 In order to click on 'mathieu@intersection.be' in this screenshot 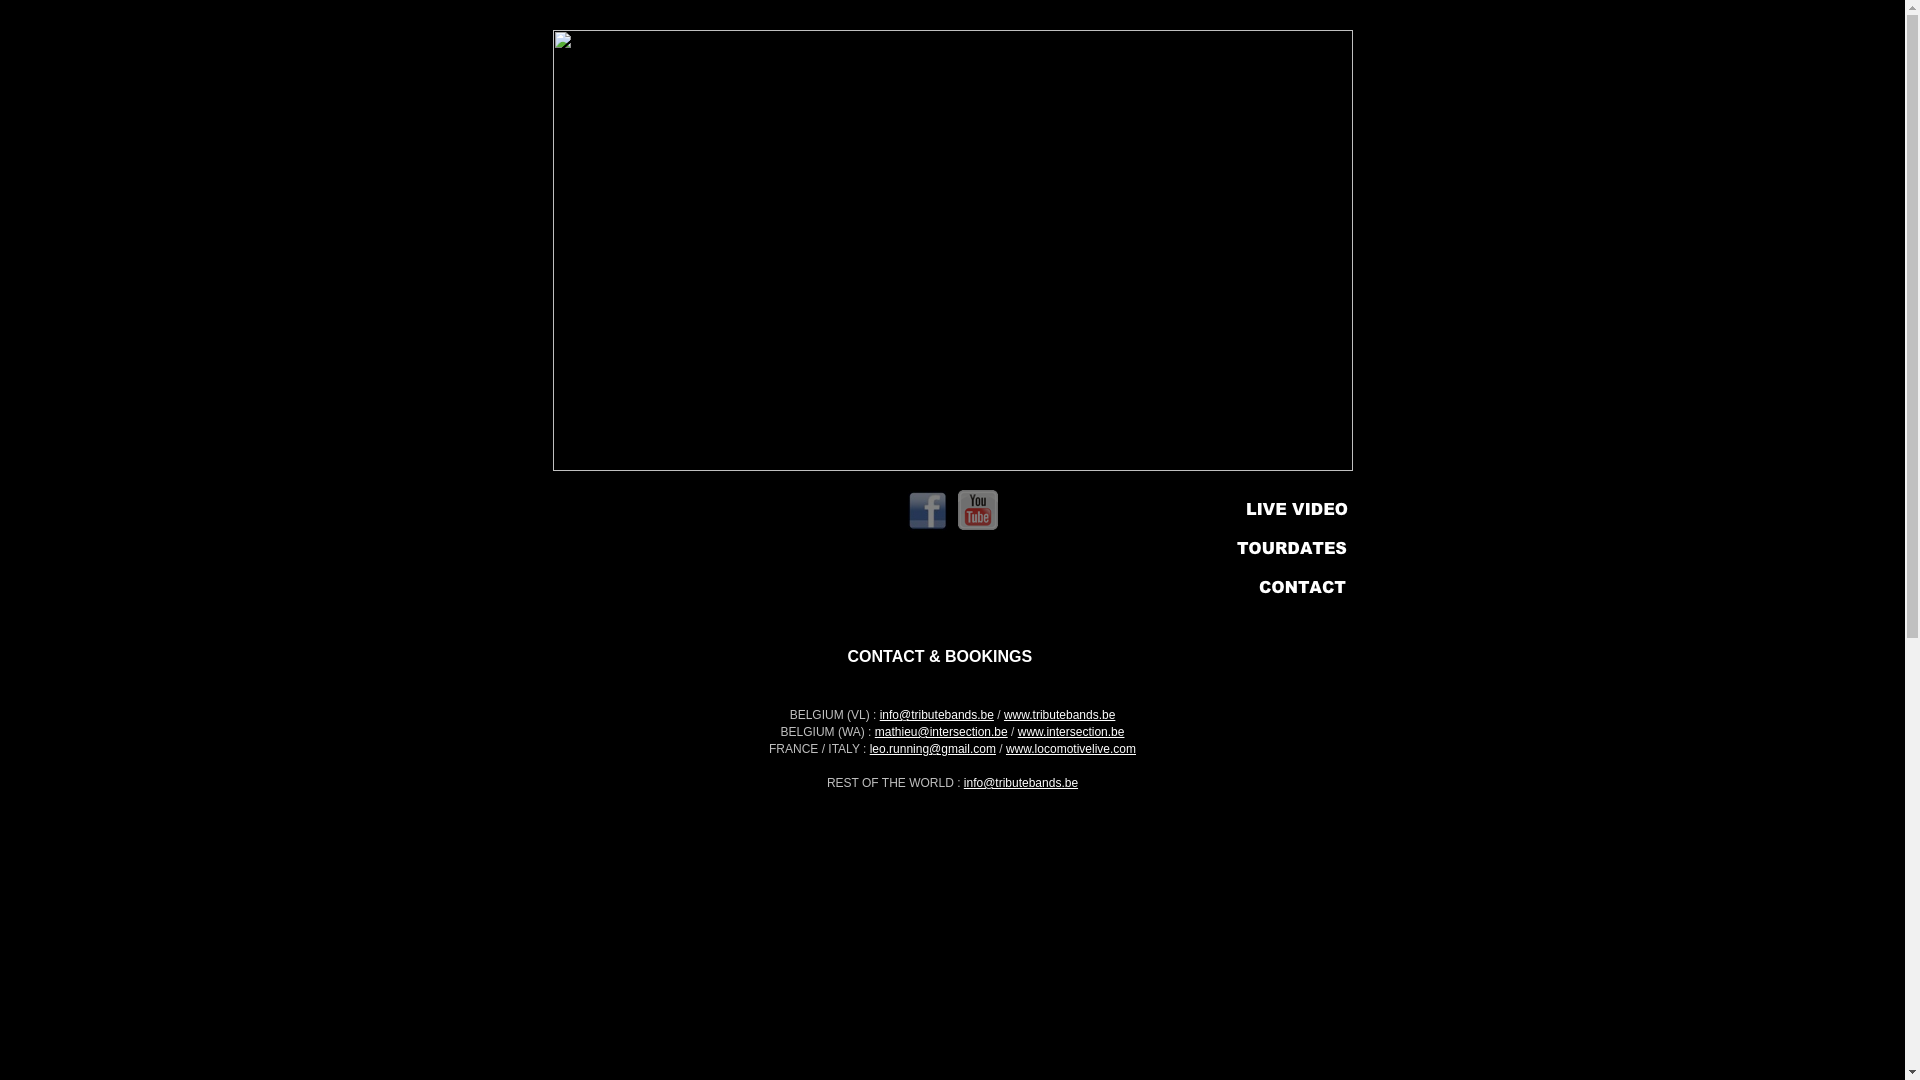, I will do `click(940, 732)`.